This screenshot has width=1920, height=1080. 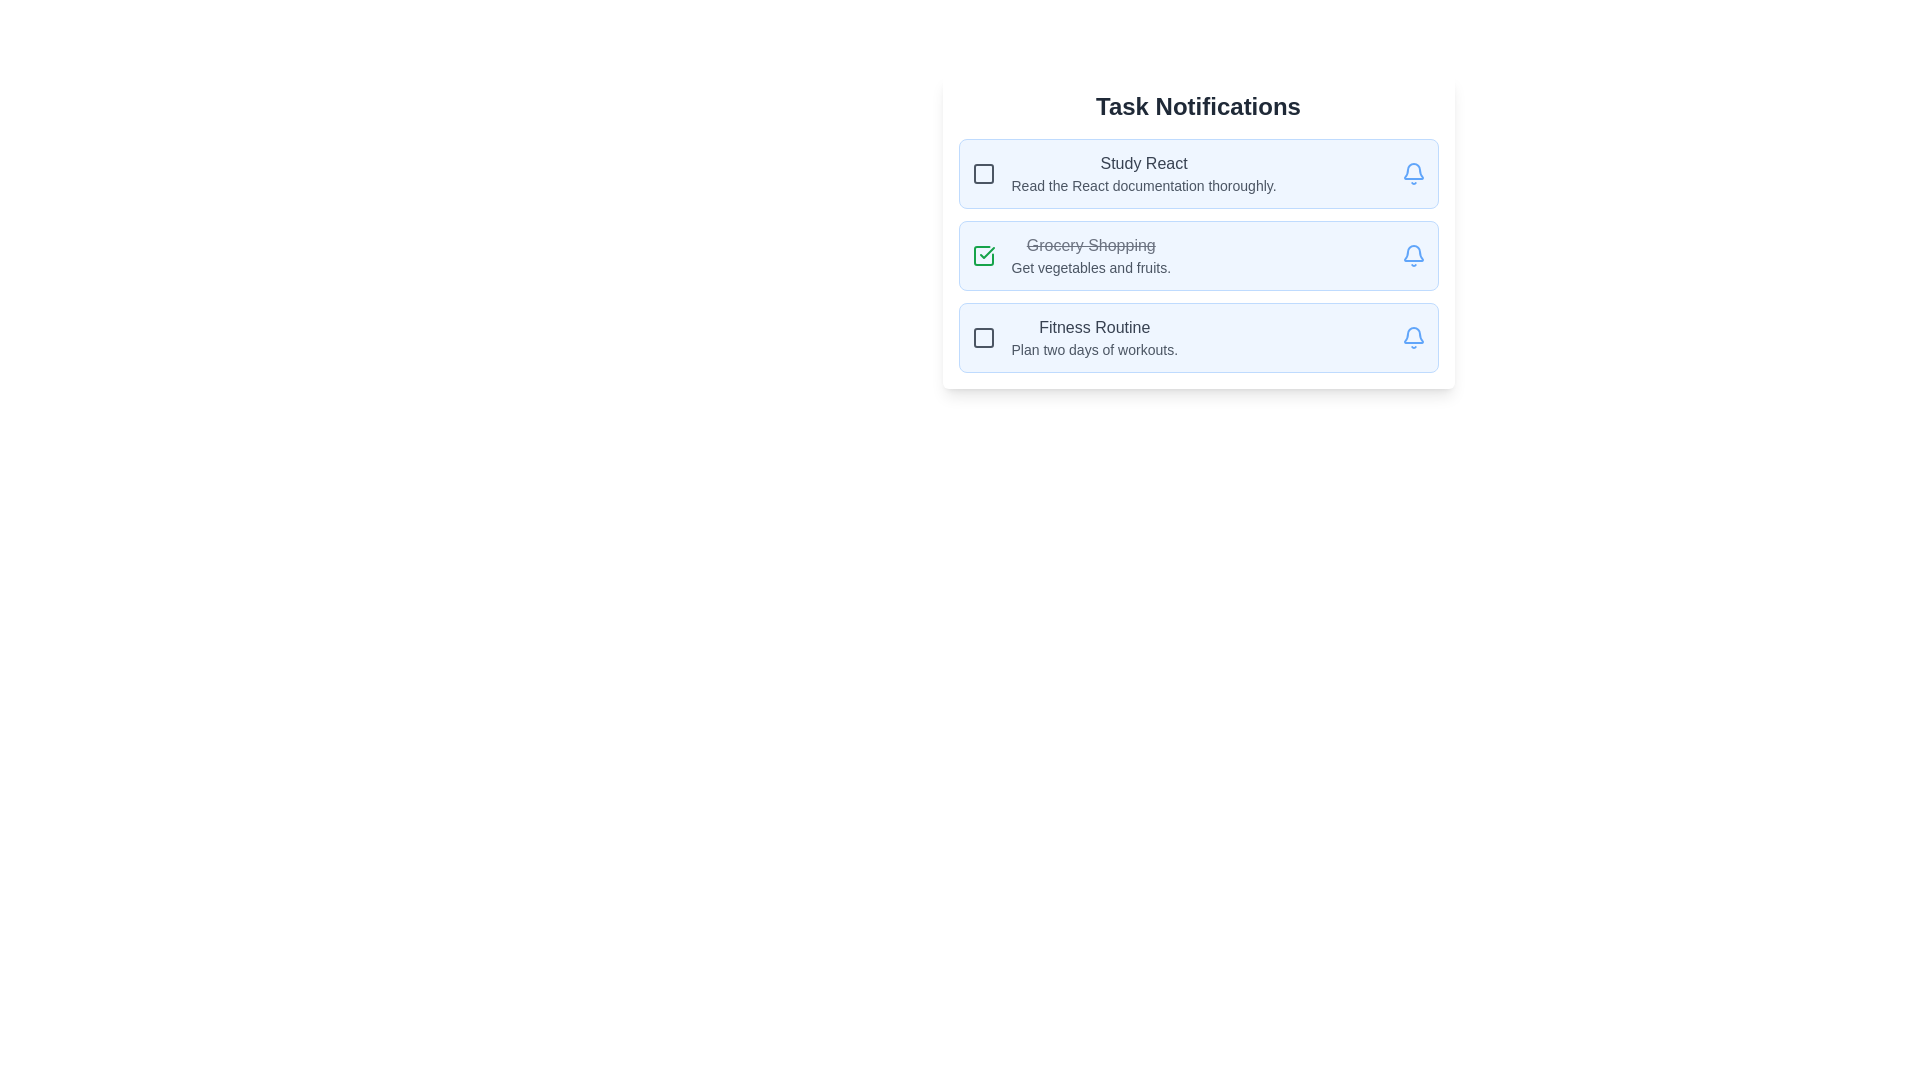 I want to click on the green checkmark icon within the second task entry labeled 'Grocery Shopping' in the 'Task Notifications' section, so click(x=987, y=252).